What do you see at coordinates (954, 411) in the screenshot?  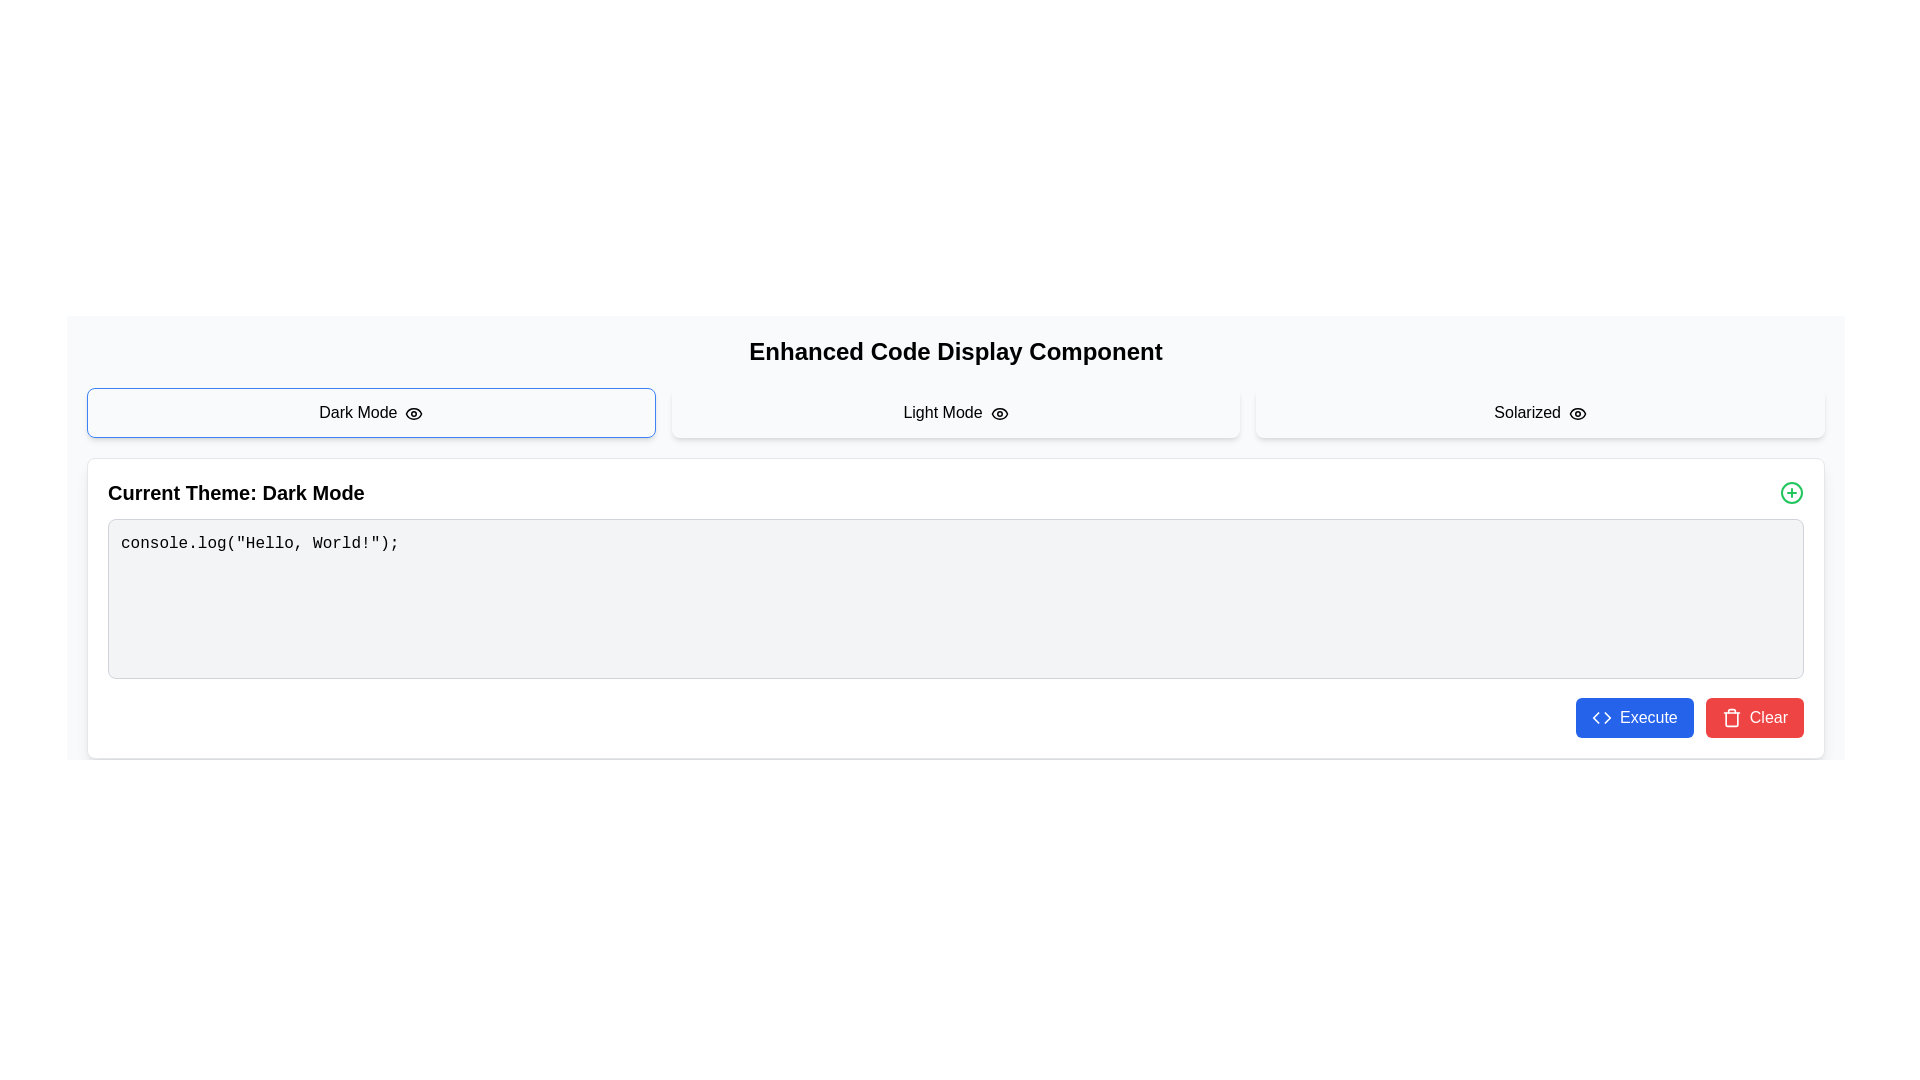 I see `the 'Light Mode' button located in the group of mode toggles beneath the title 'Enhanced Code Display Component'` at bounding box center [954, 411].